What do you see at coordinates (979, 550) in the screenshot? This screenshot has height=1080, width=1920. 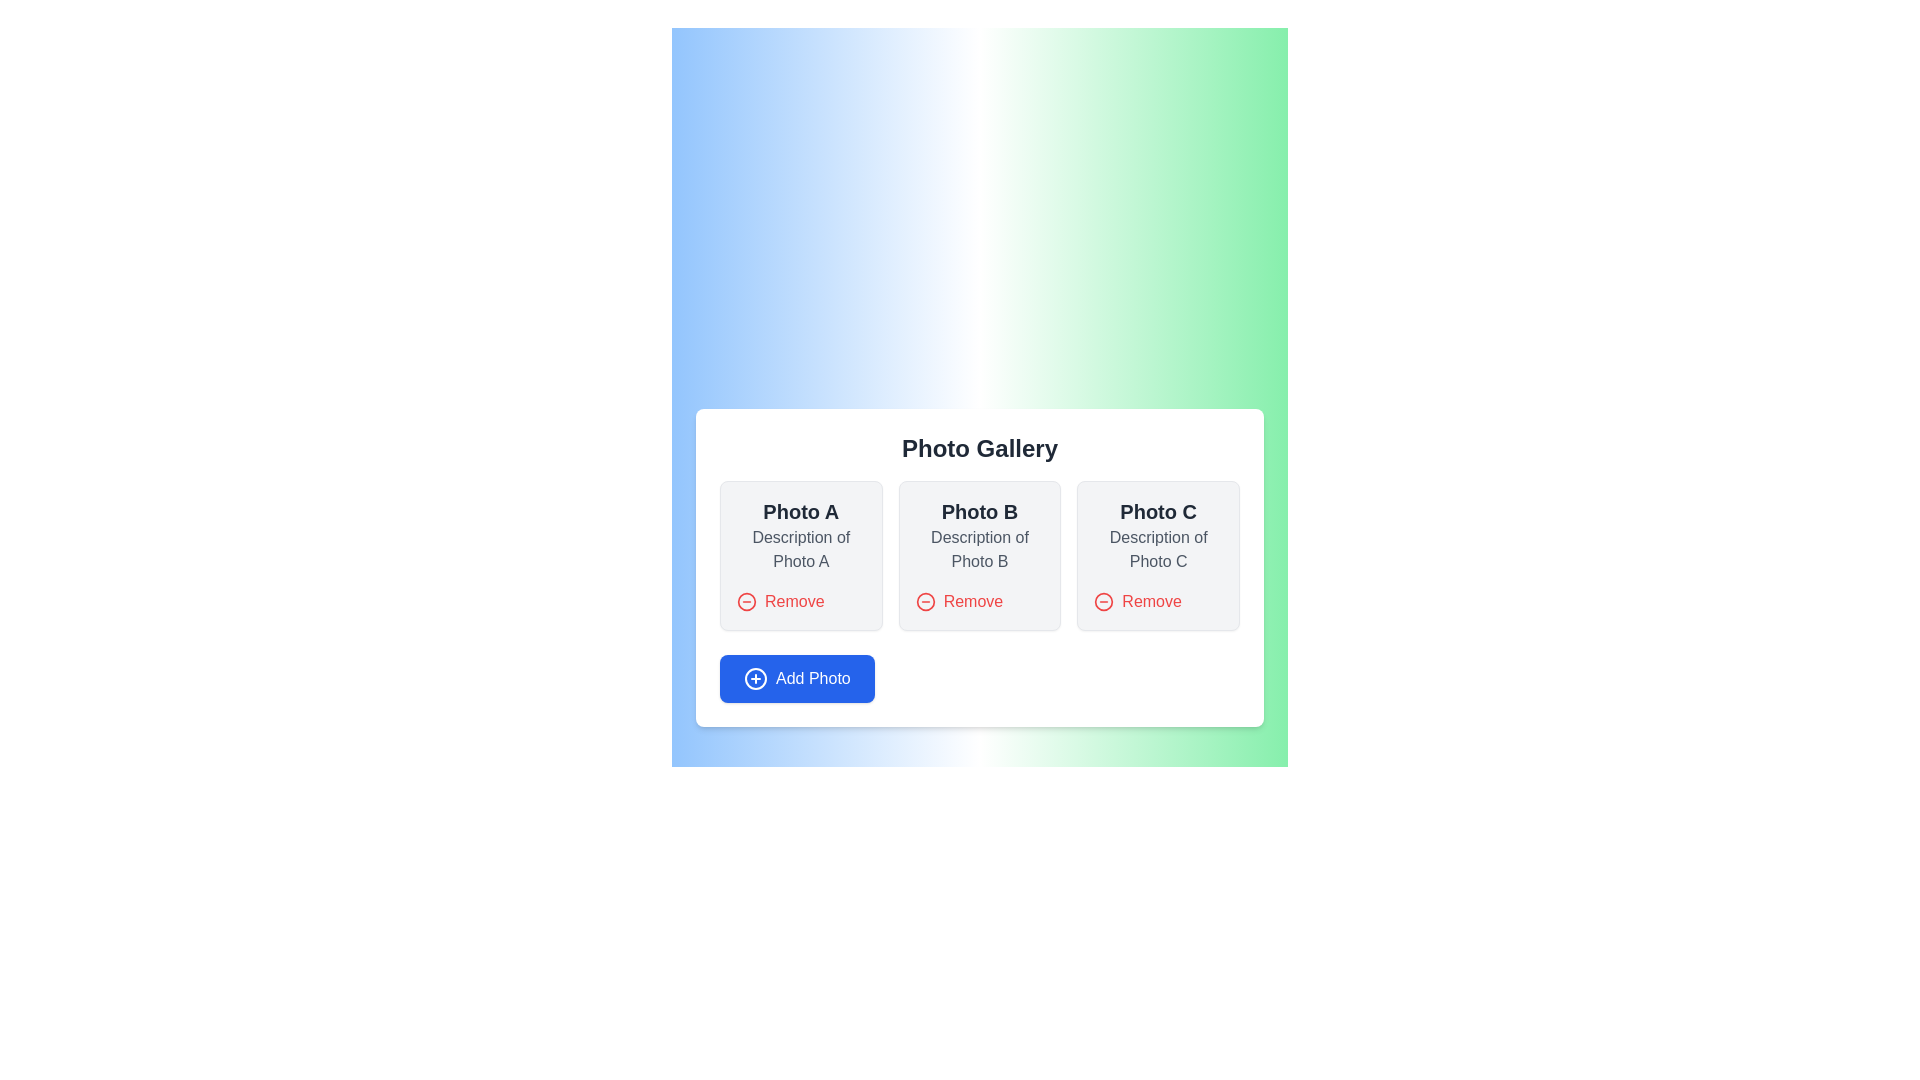 I see `text content of the label displaying 'Description of Photo B', which is located beneath the title 'Photo B' and above the 'Remove' button in the card interface` at bounding box center [979, 550].